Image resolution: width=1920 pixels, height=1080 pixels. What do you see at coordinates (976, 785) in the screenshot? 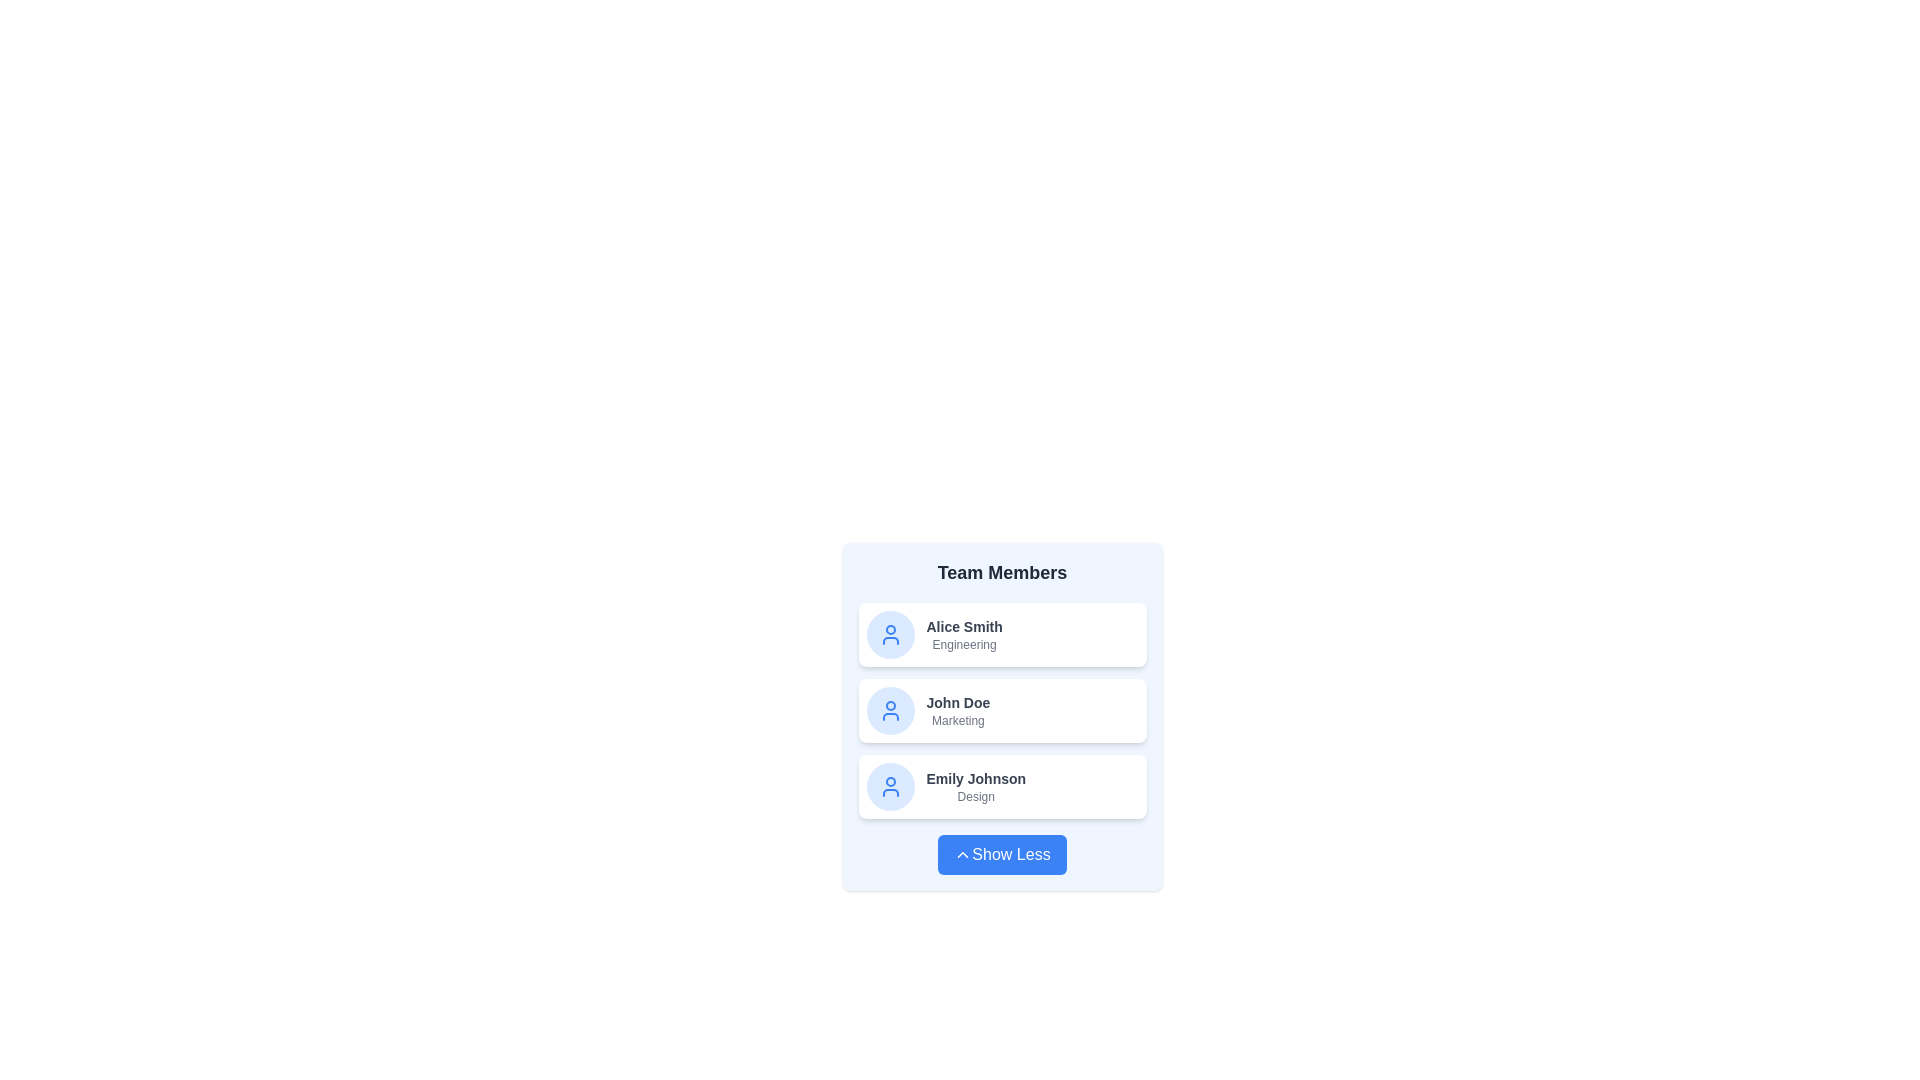
I see `text information displayed for the third team member in the list, which is positioned below 'John Doe \n Marketing' and above the 'Show Less' button` at bounding box center [976, 785].